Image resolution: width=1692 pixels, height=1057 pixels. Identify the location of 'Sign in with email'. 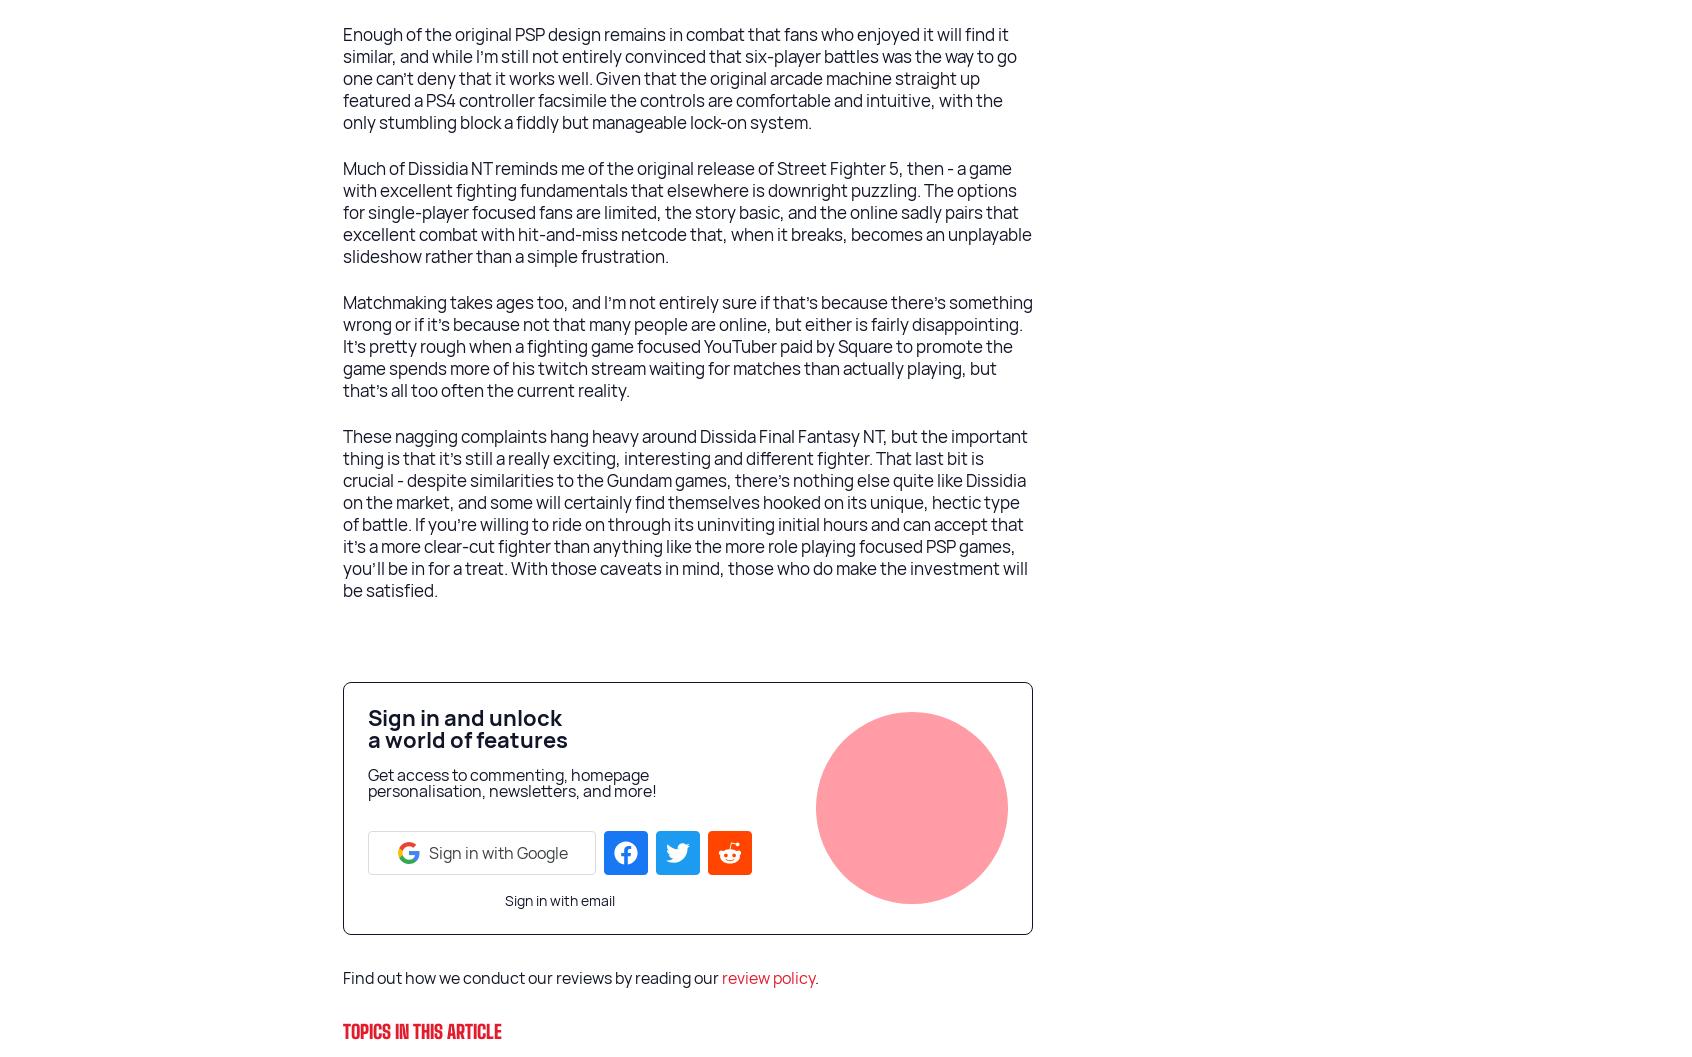
(560, 898).